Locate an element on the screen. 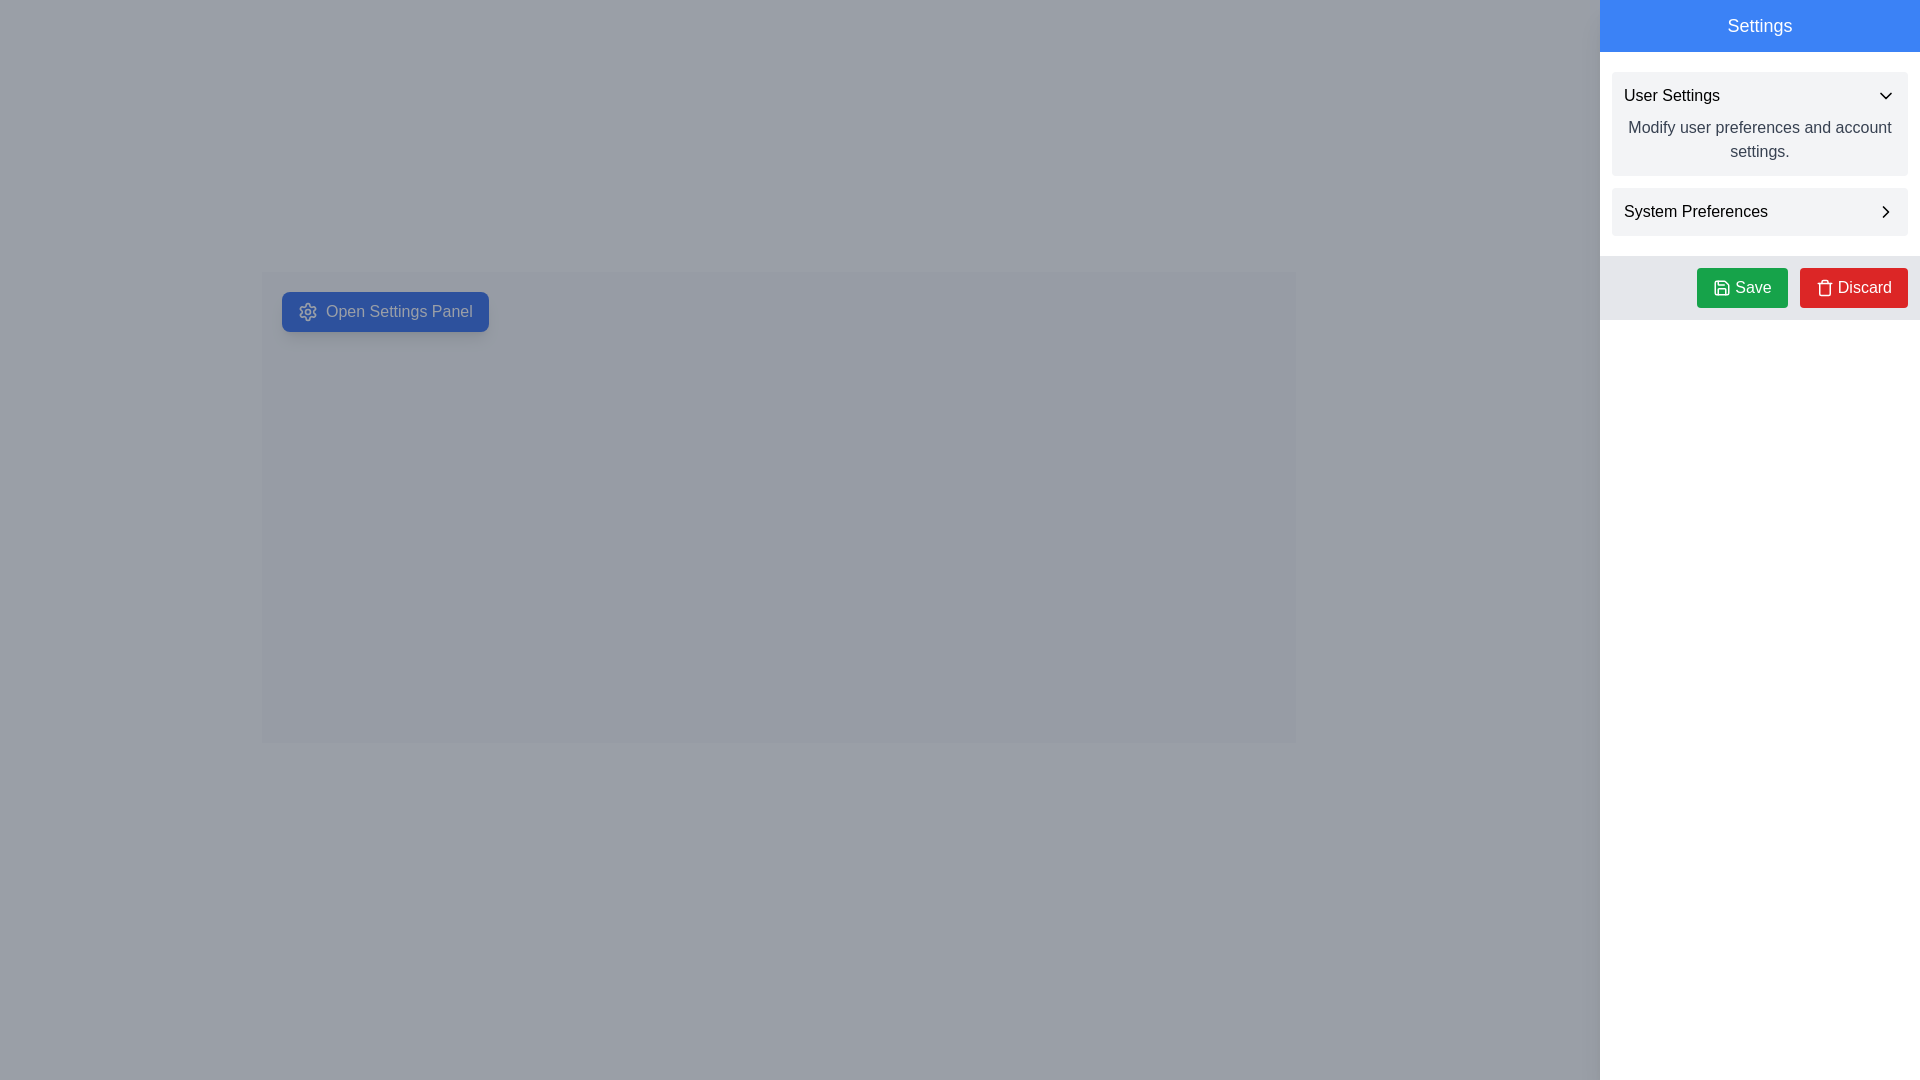 The height and width of the screenshot is (1080, 1920). the 'Save' button which is a green rectangular button containing a floppy disk icon located in the top-right corner of the 'Settings' panel is located at coordinates (1721, 288).